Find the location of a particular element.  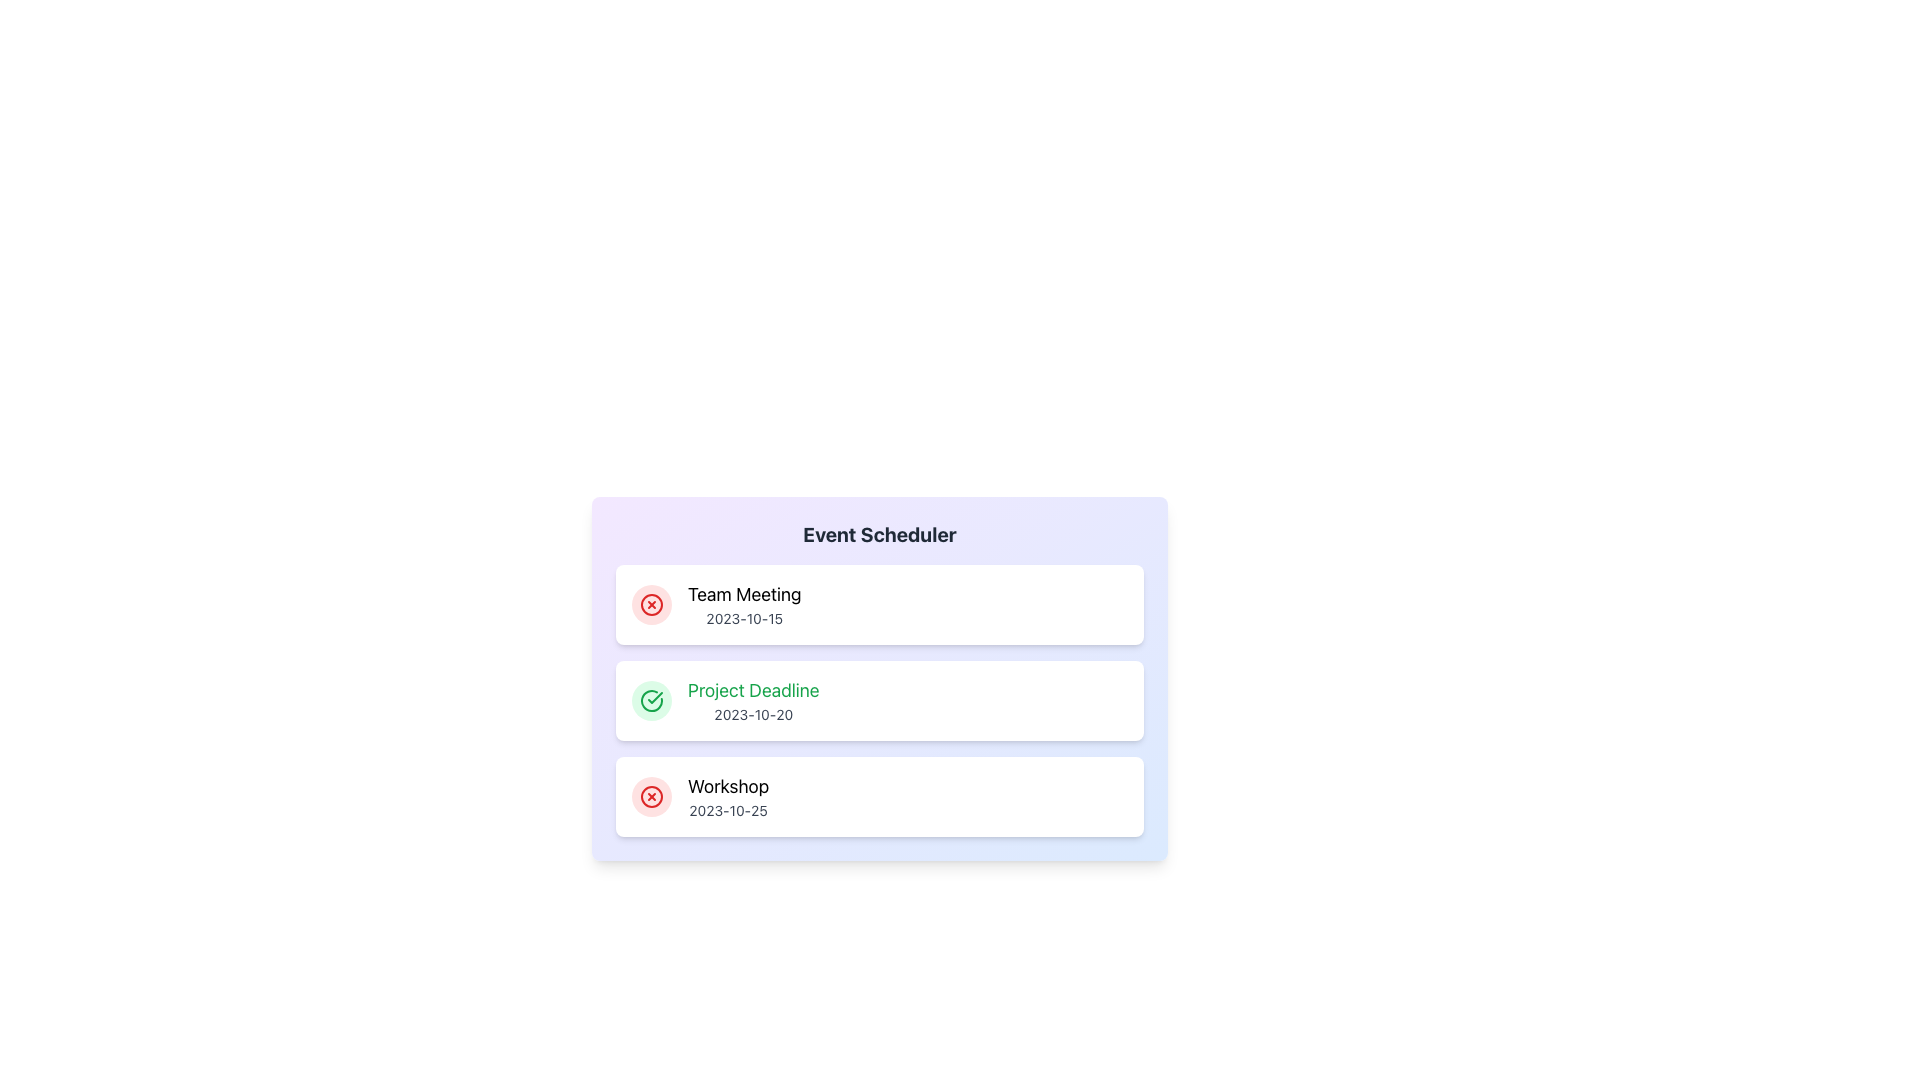

the green checkmark in the informational list item indicating a scheduled event or task is located at coordinates (724, 700).